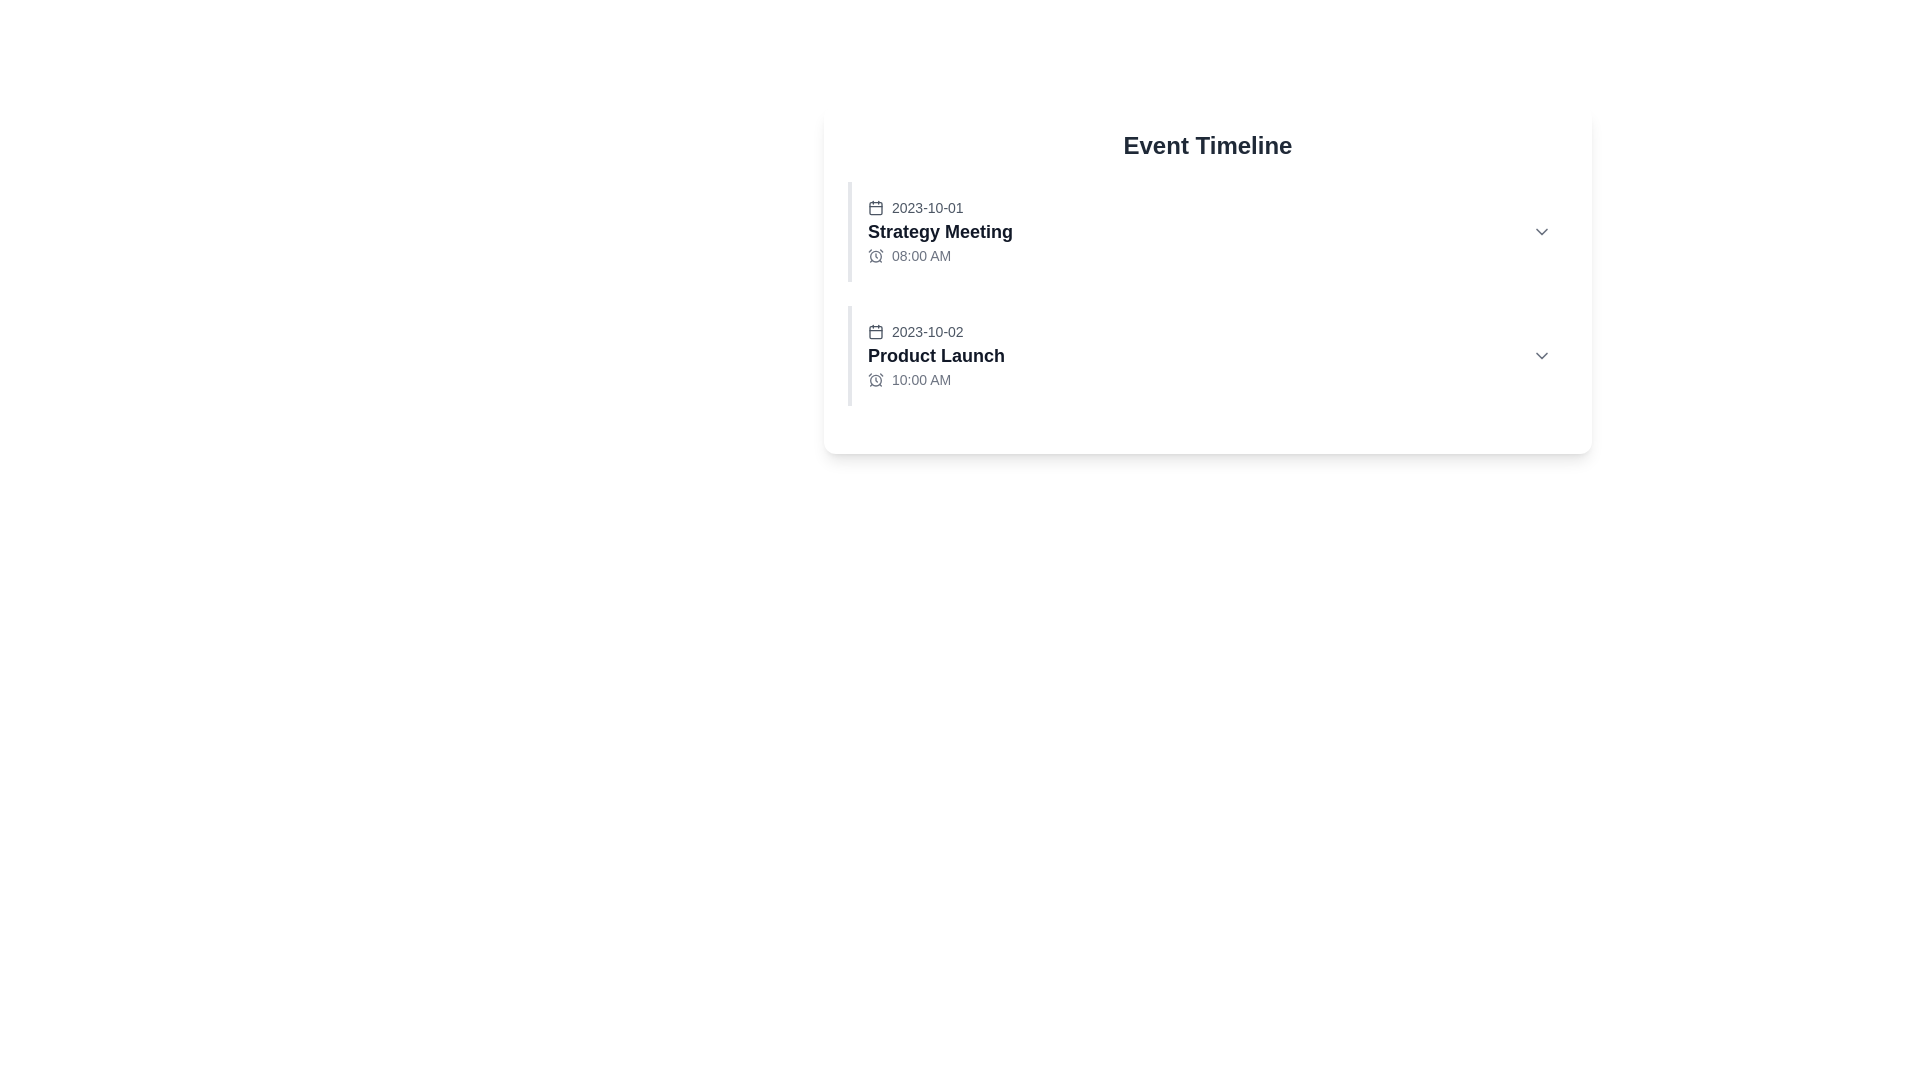 The height and width of the screenshot is (1080, 1920). I want to click on the rounded rectangle representing the calendar icon located to the left of the text '2023-10-02 Product Launch' in the event timeline, so click(875, 330).